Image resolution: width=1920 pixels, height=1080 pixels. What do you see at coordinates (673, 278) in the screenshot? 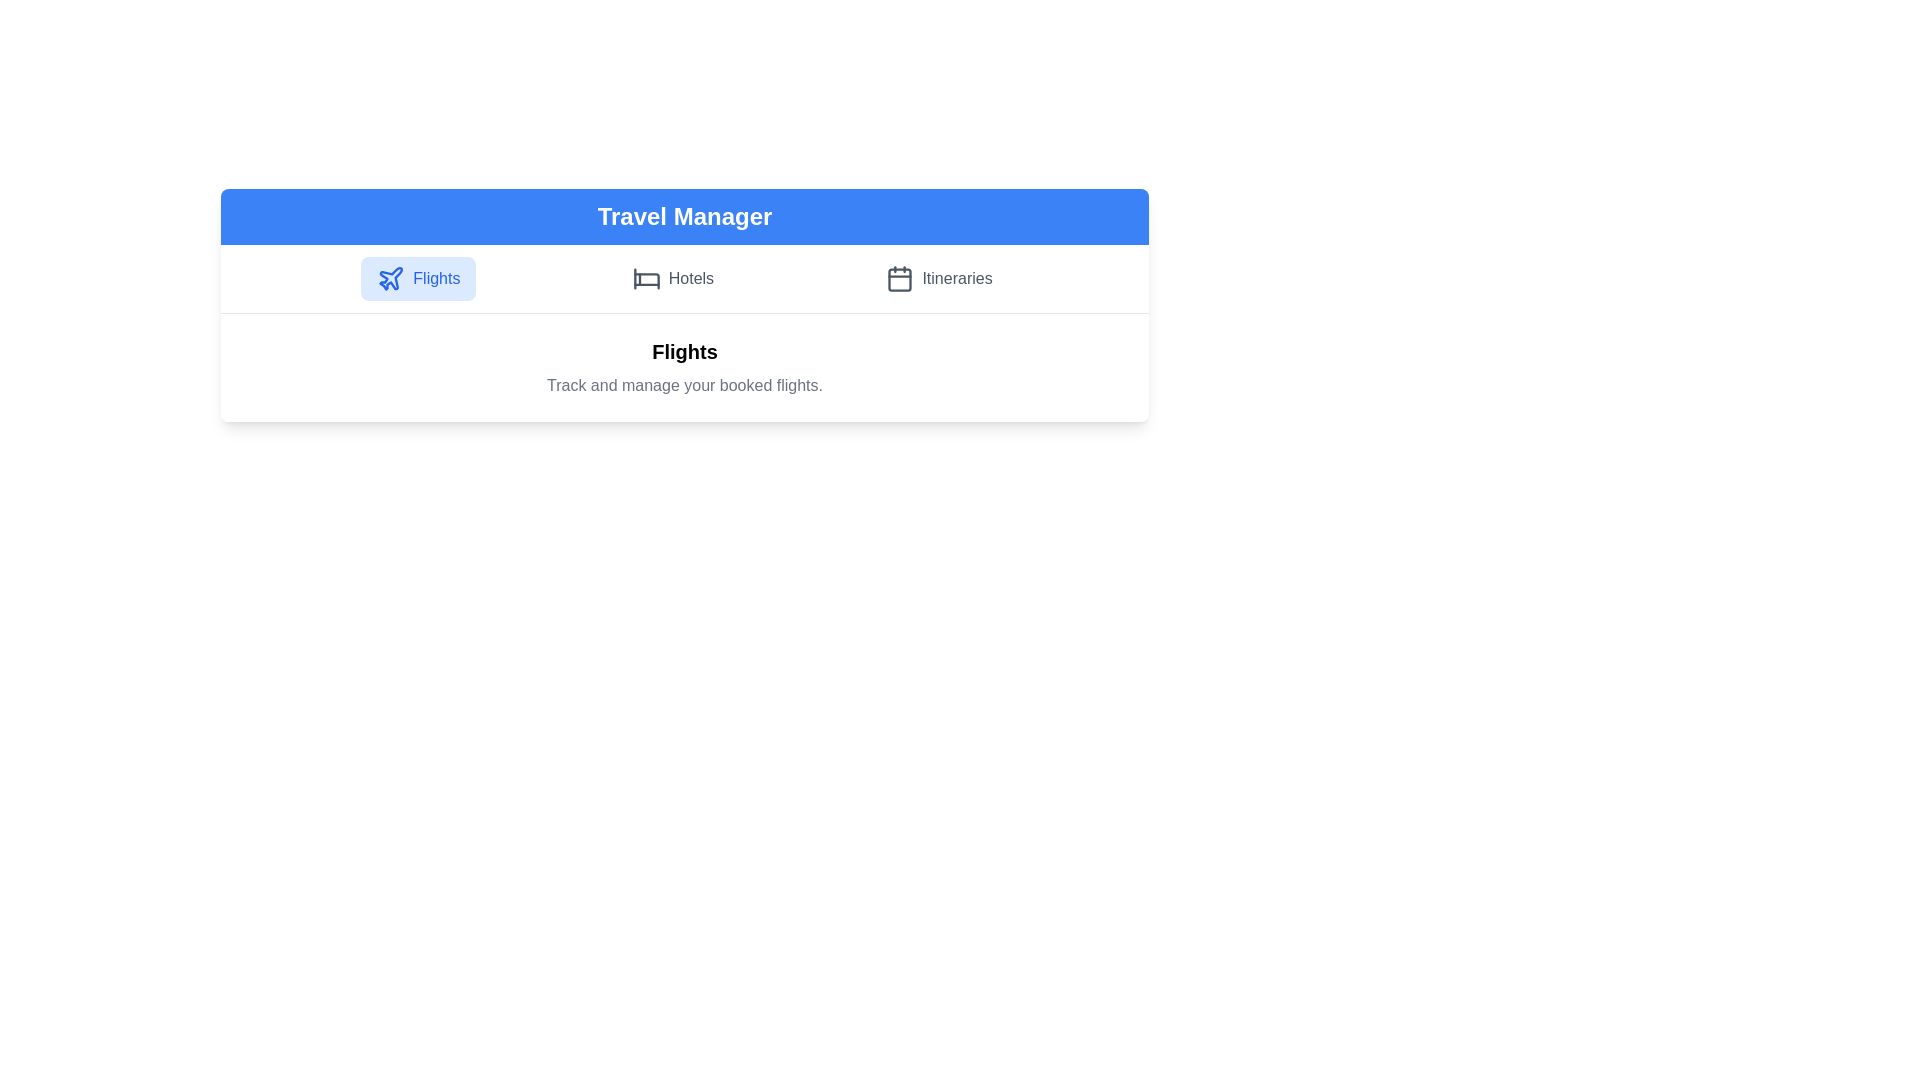
I see `the Hotels tab to view its details` at bounding box center [673, 278].